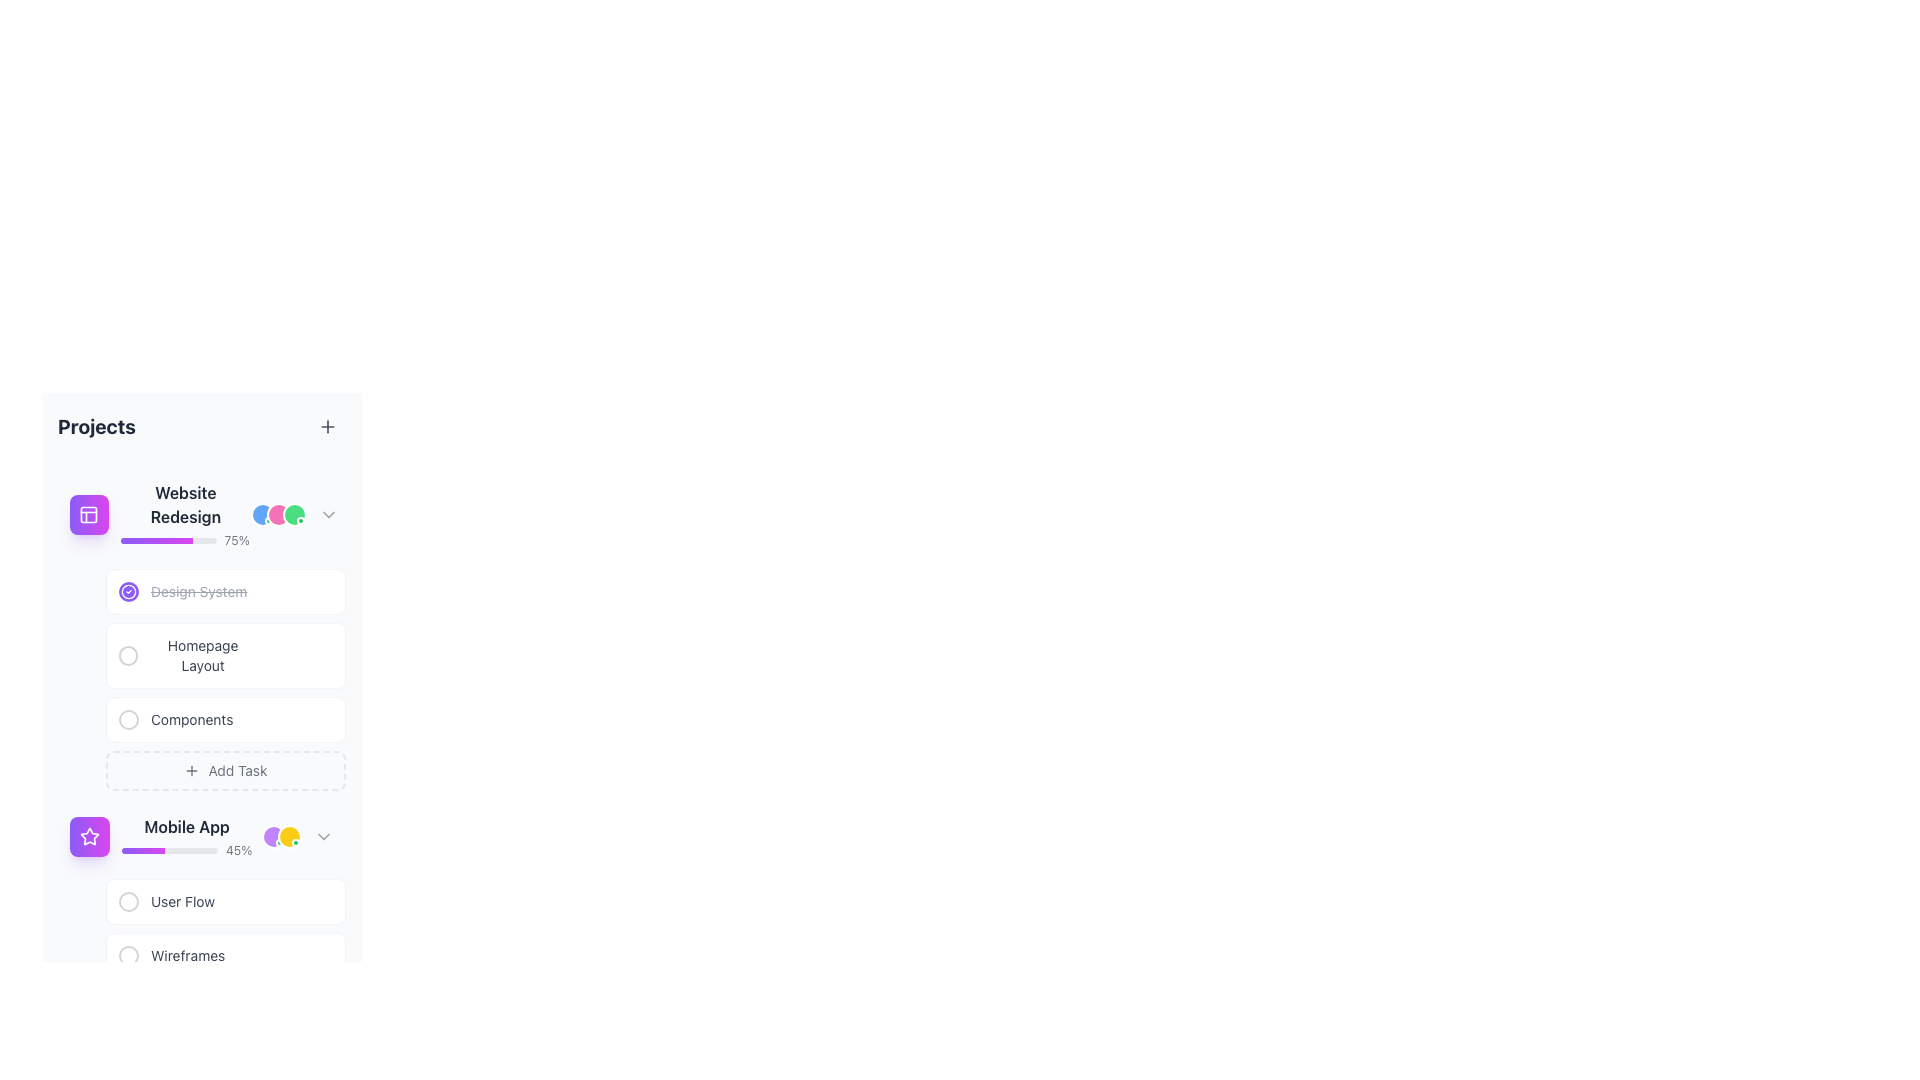 Image resolution: width=1920 pixels, height=1080 pixels. What do you see at coordinates (155, 540) in the screenshot?
I see `the Progress Indicator element, a horizontal gradient bar representing progress for the 'Website Redesign' task under the 'Projects' section` at bounding box center [155, 540].